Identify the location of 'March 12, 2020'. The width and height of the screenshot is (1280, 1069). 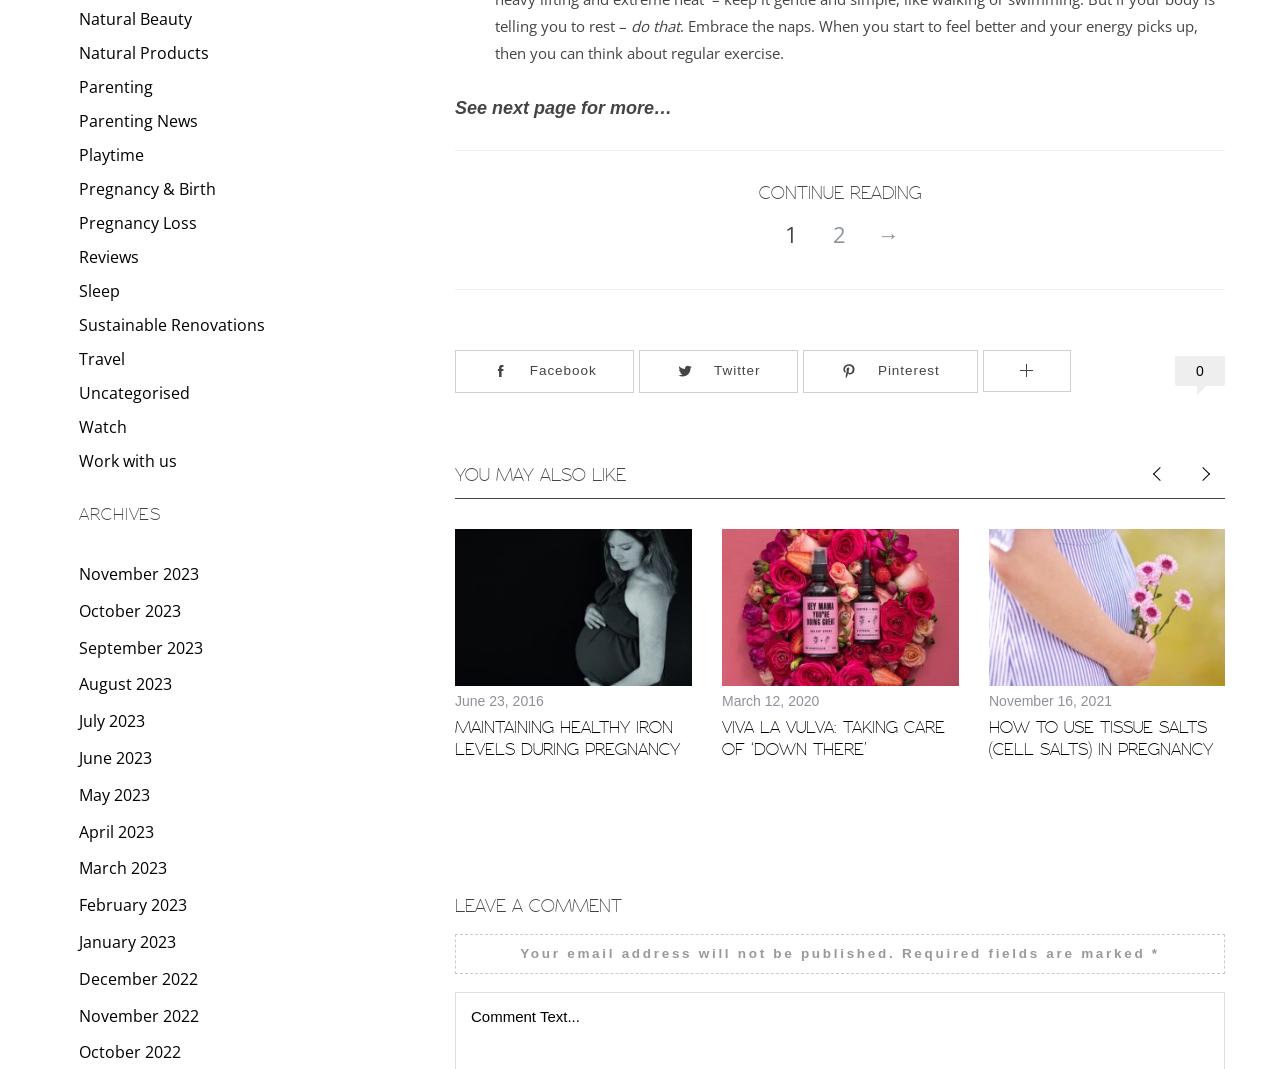
(721, 698).